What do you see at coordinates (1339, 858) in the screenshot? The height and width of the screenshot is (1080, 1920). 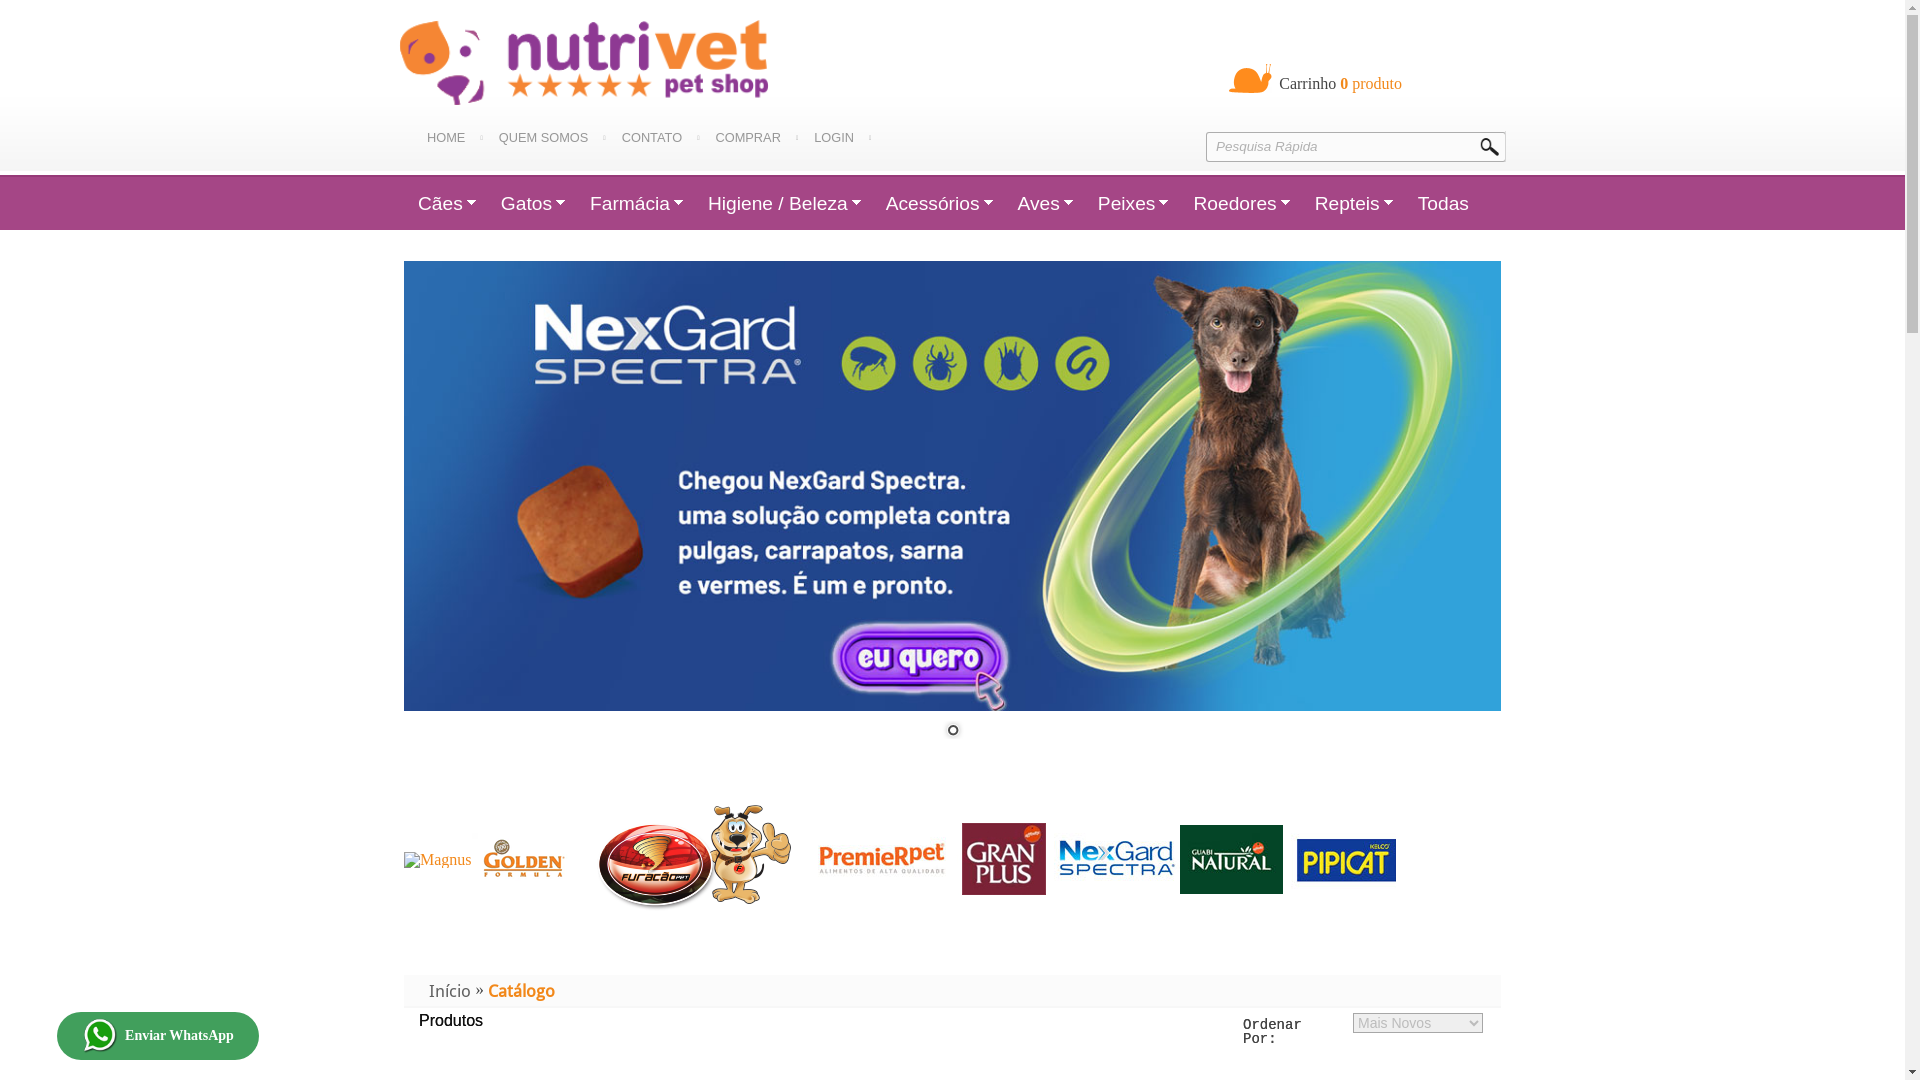 I see `'pipicat'` at bounding box center [1339, 858].